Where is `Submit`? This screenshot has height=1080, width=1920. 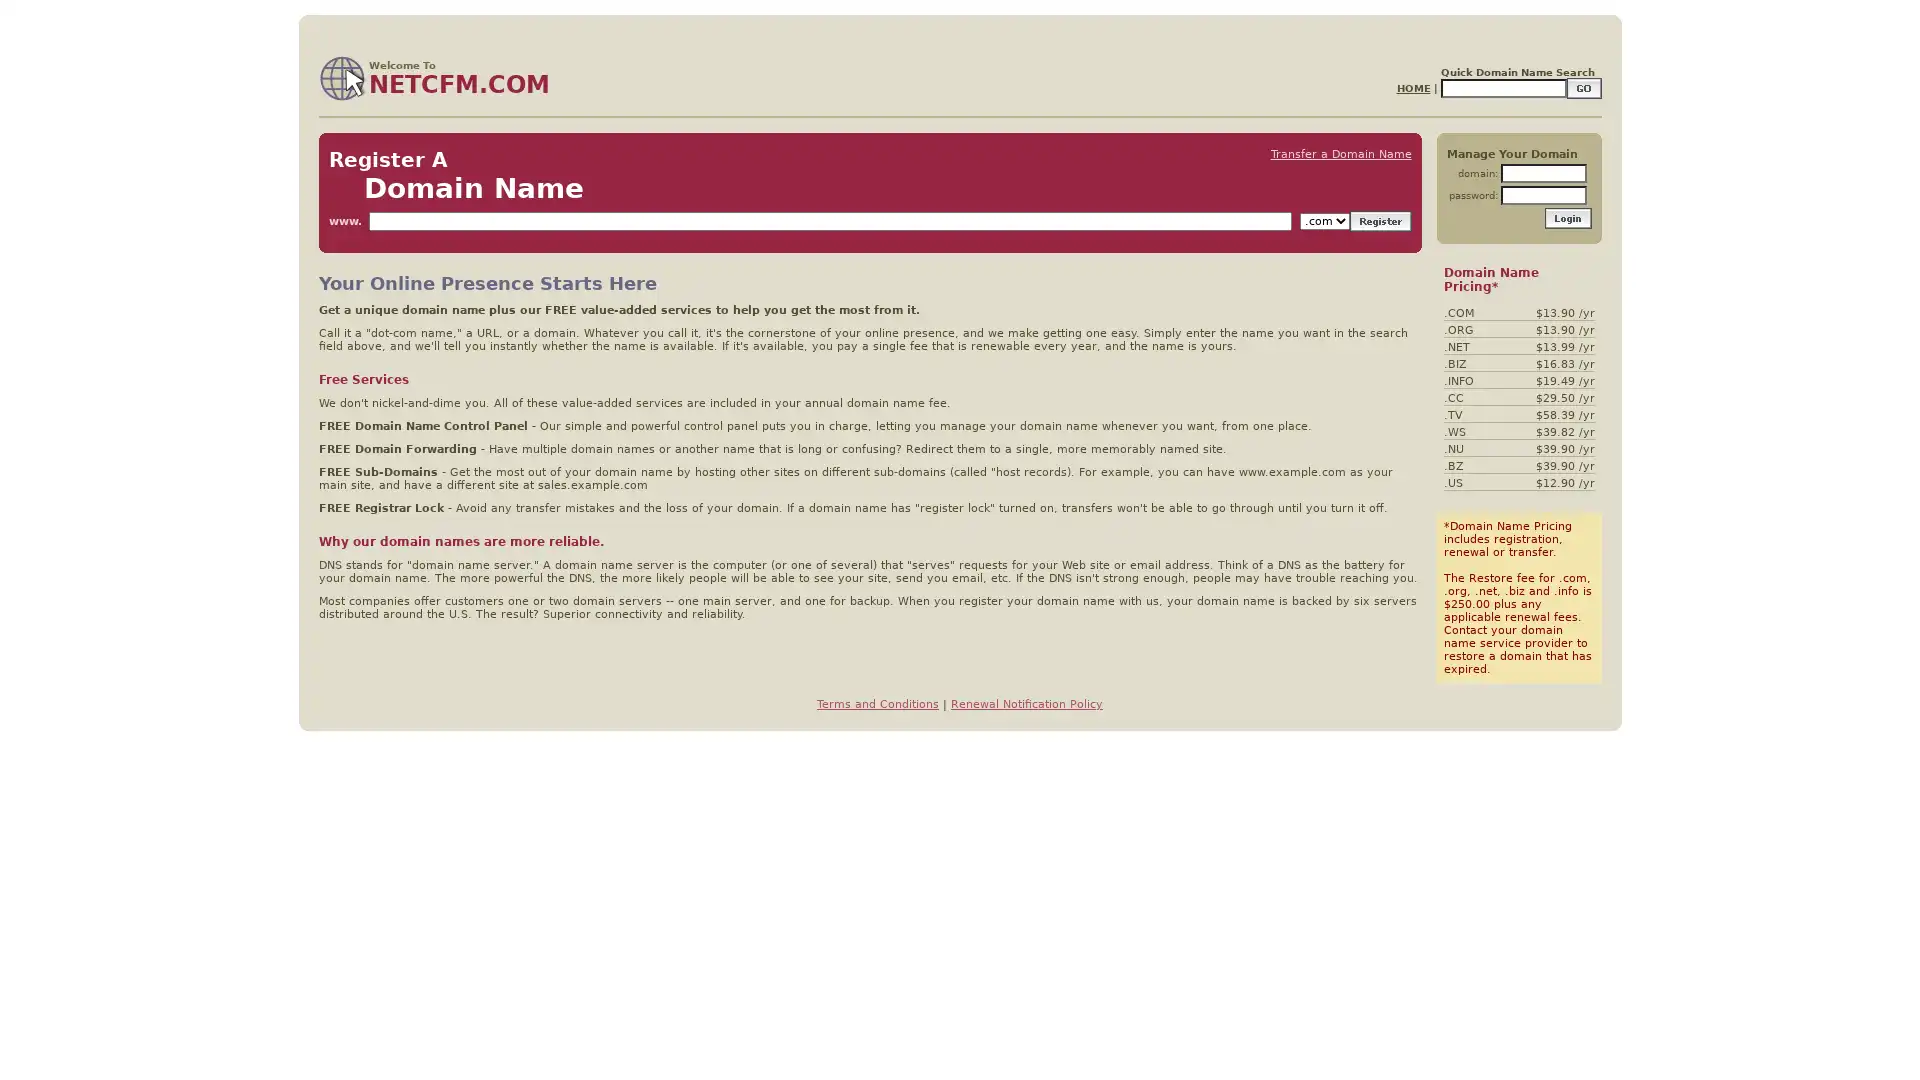 Submit is located at coordinates (1379, 221).